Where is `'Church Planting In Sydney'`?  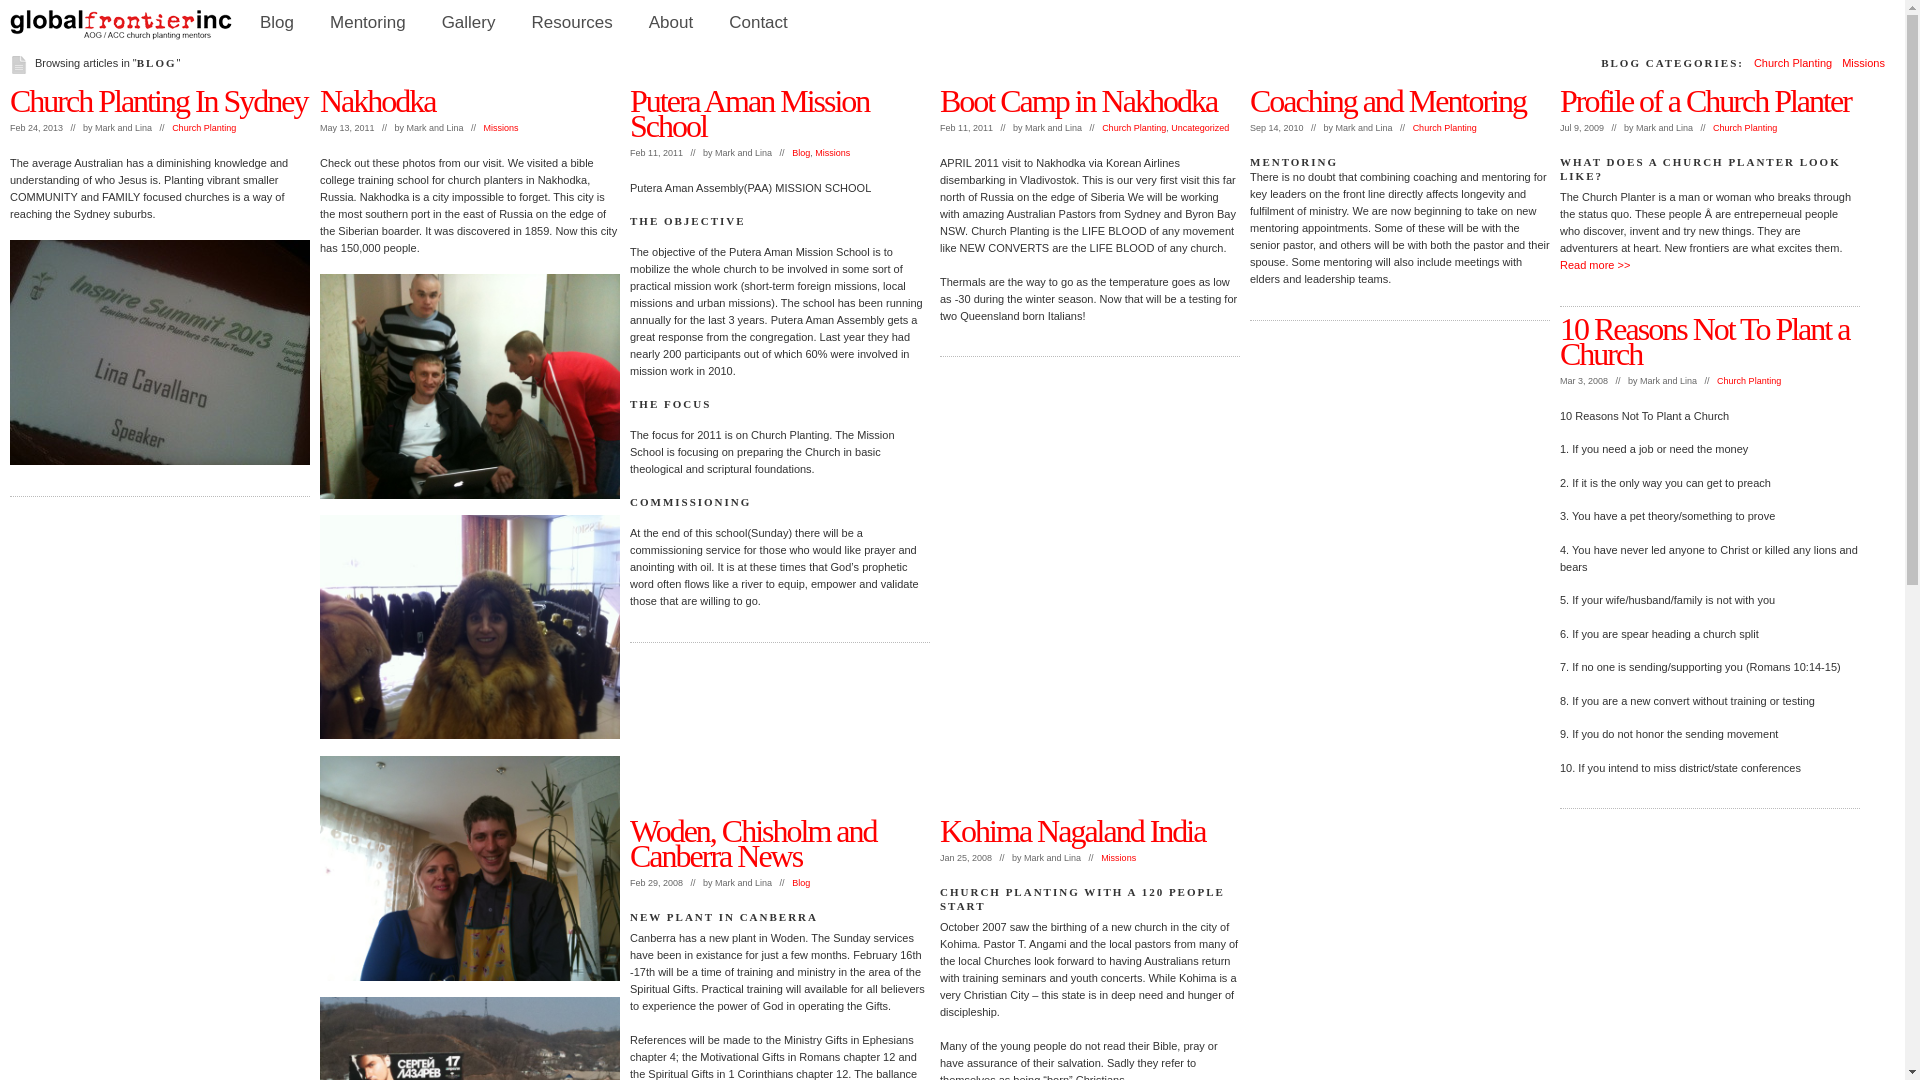 'Church Planting In Sydney' is located at coordinates (157, 100).